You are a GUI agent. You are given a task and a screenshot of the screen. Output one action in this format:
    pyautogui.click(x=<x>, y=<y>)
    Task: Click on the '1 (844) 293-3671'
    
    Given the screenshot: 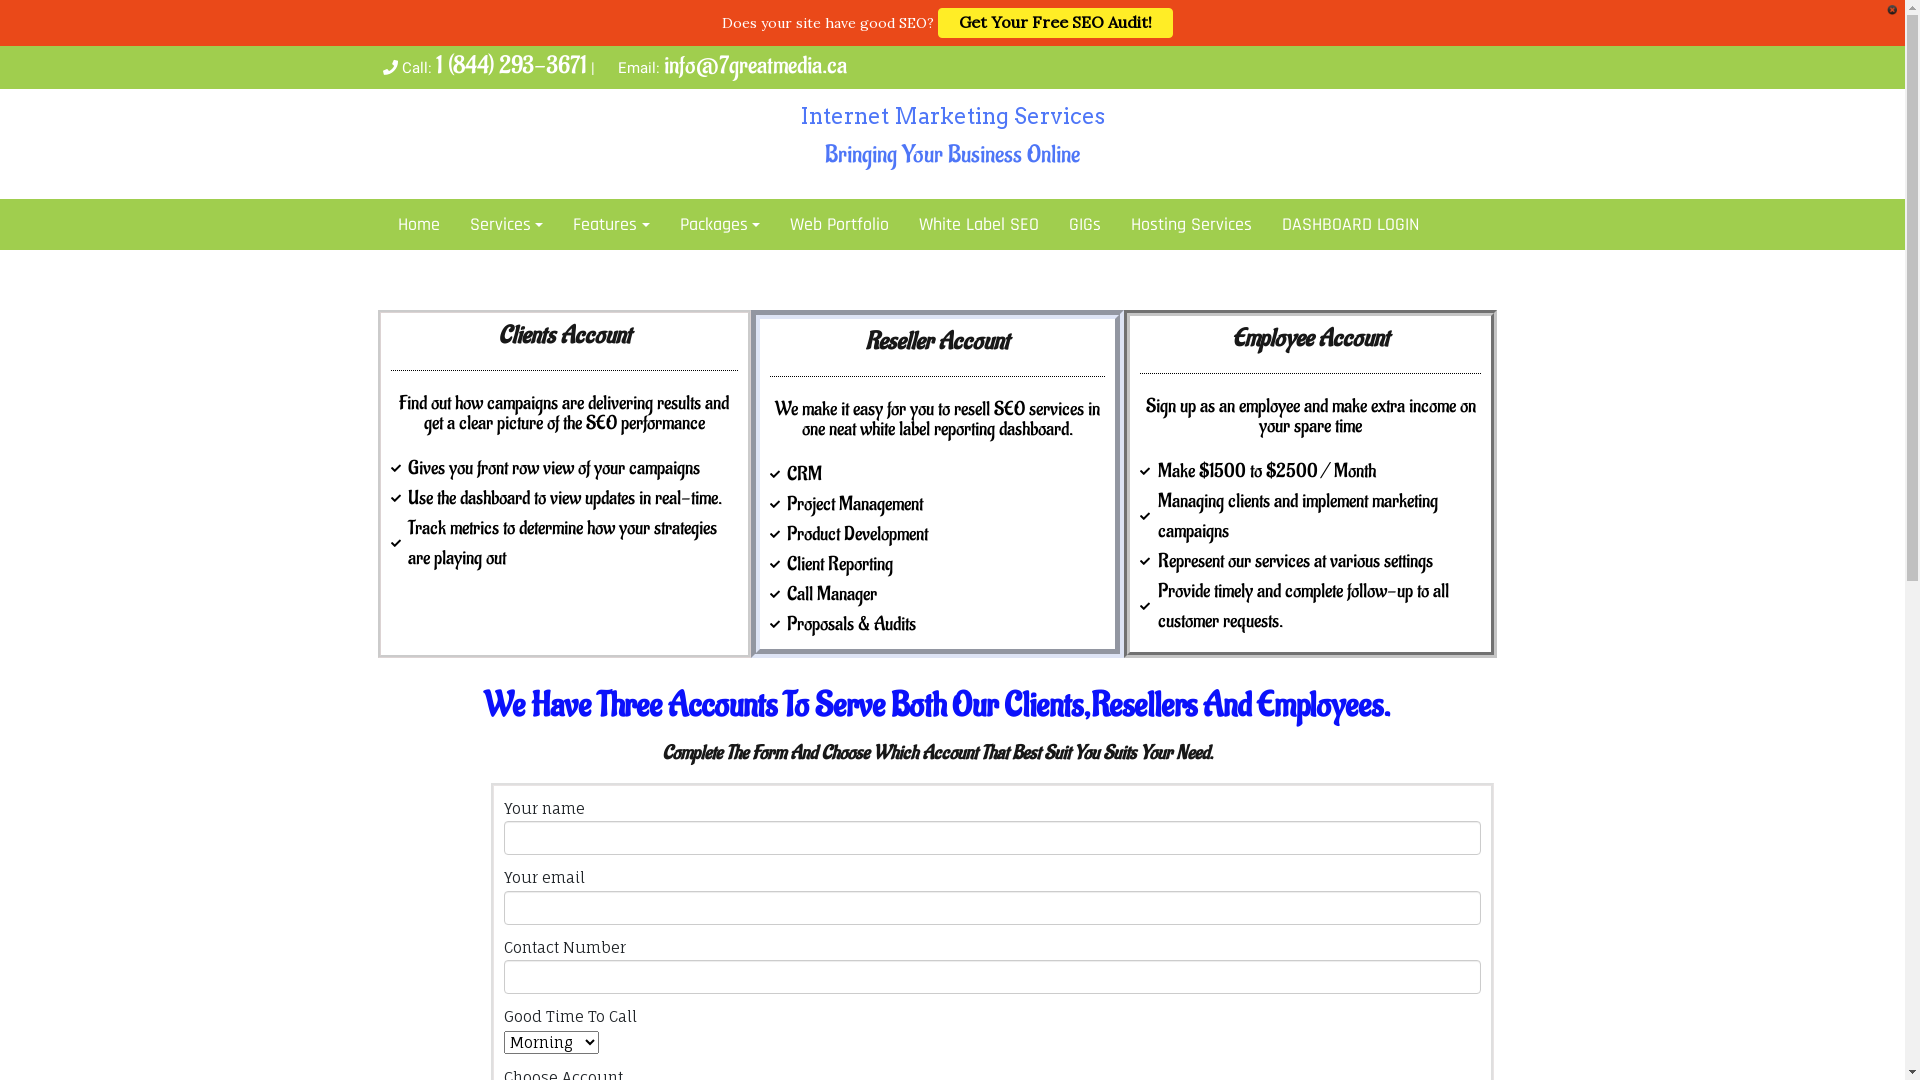 What is the action you would take?
    pyautogui.click(x=511, y=64)
    